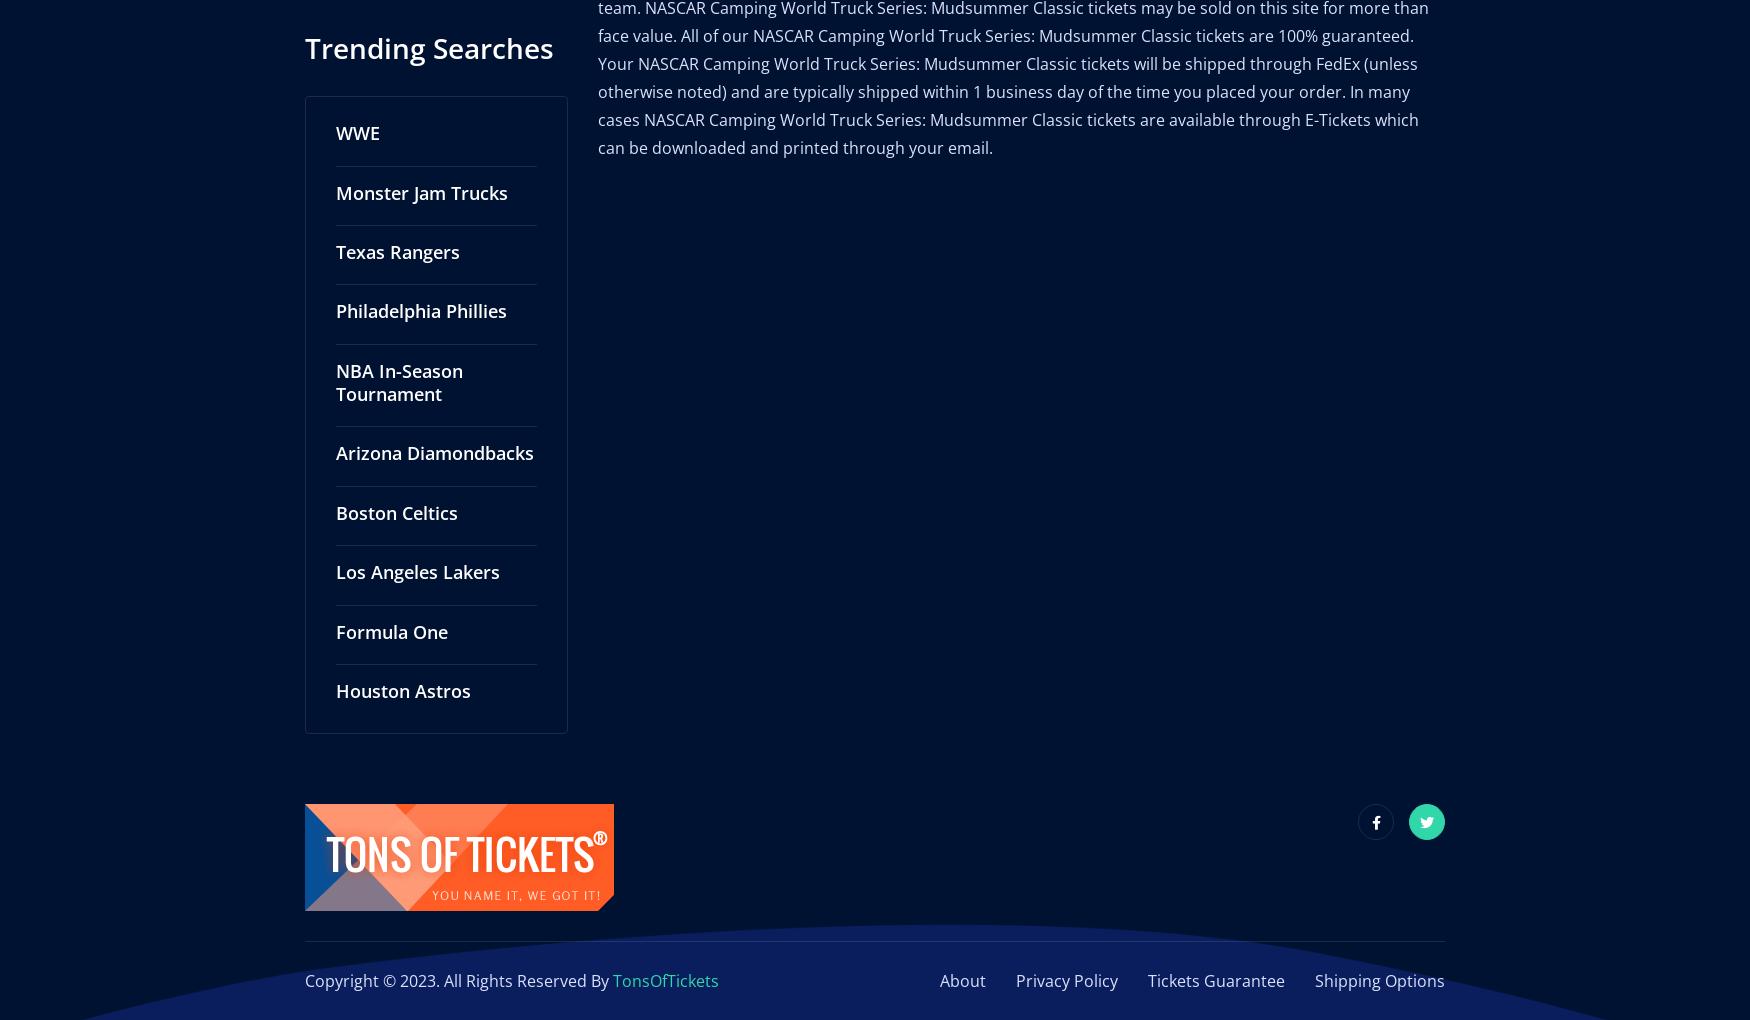 This screenshot has width=1750, height=1020. What do you see at coordinates (358, 109) in the screenshot?
I see `'WWE'` at bounding box center [358, 109].